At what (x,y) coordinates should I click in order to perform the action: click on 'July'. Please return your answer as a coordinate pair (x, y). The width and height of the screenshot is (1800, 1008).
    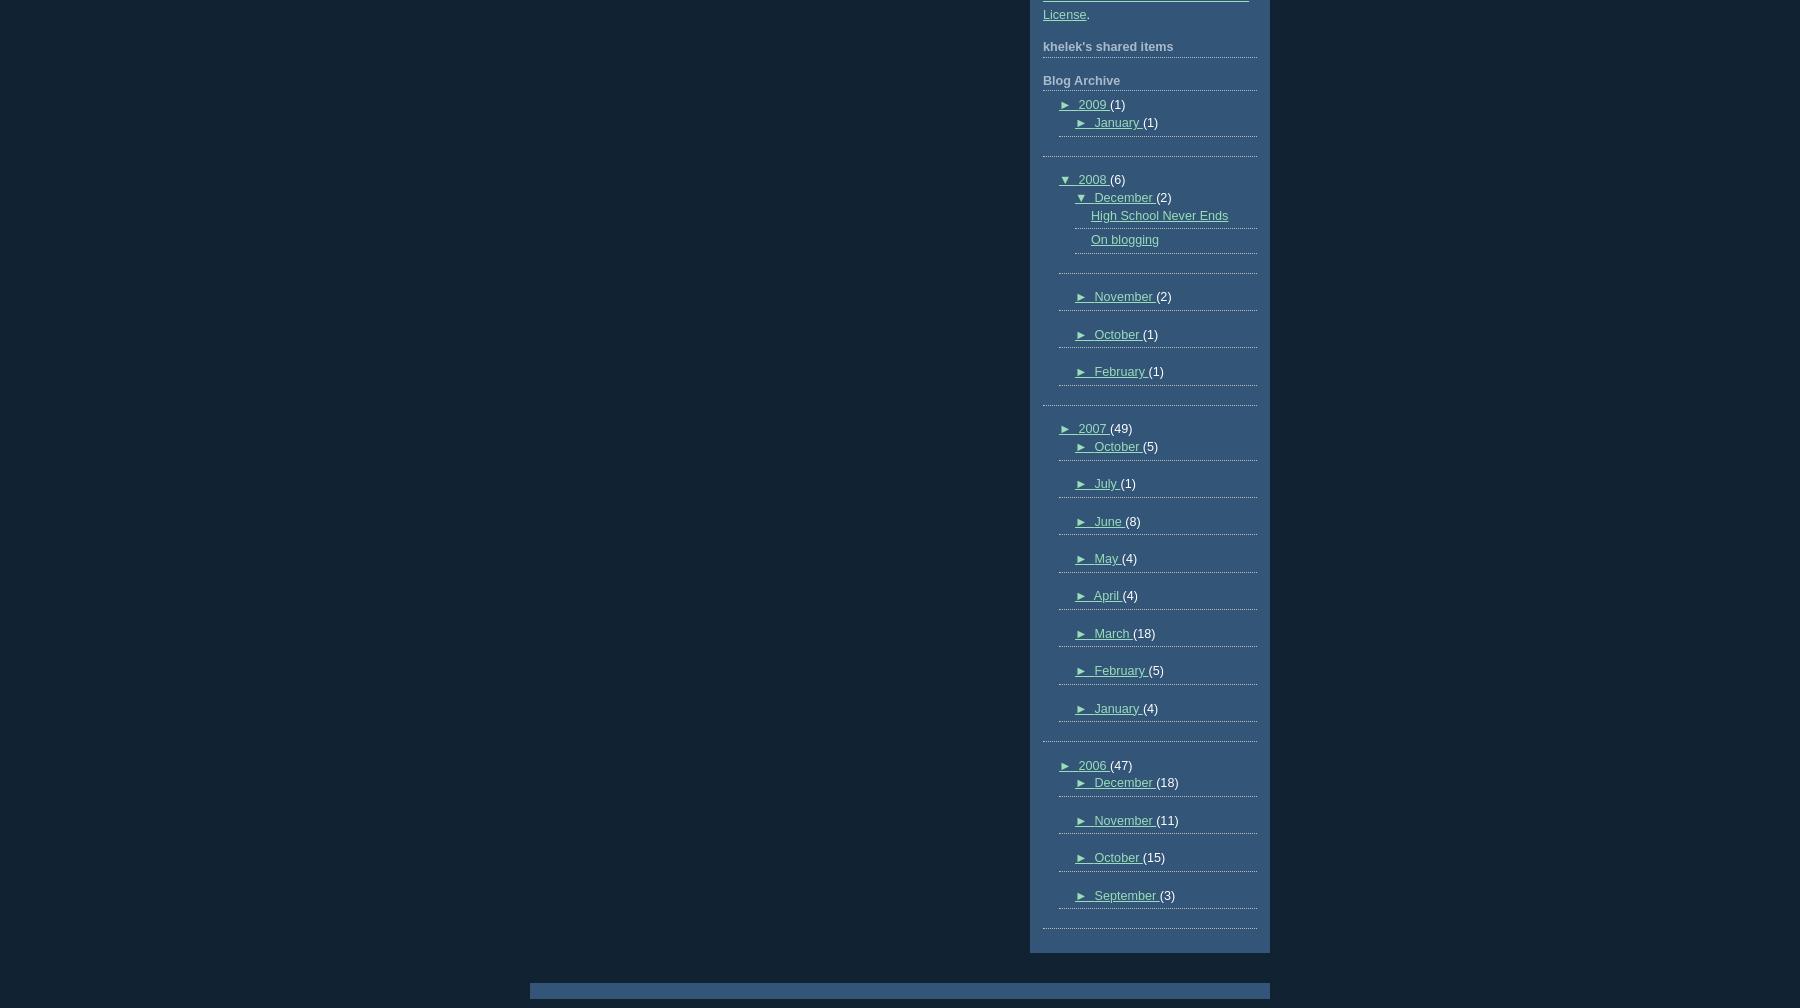
    Looking at the image, I should click on (1107, 484).